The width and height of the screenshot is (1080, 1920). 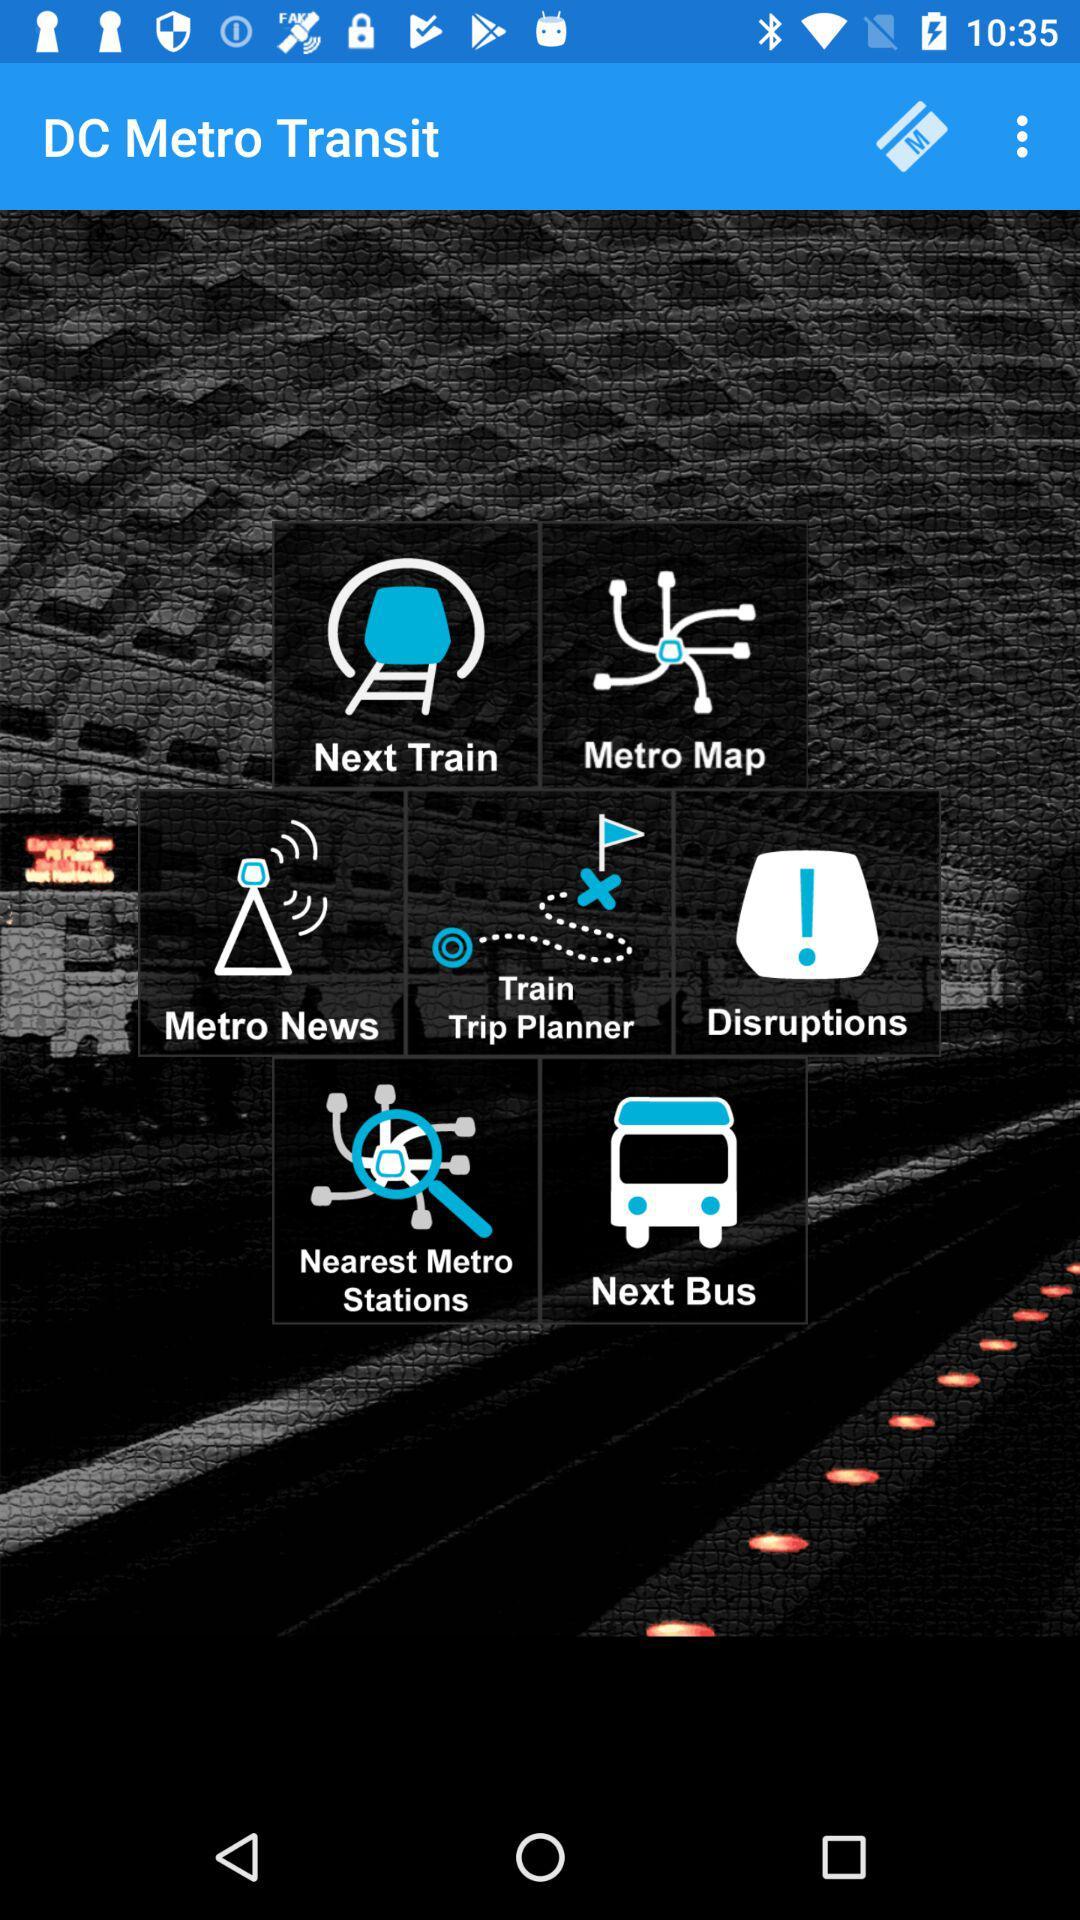 What do you see at coordinates (271, 921) in the screenshot?
I see `news` at bounding box center [271, 921].